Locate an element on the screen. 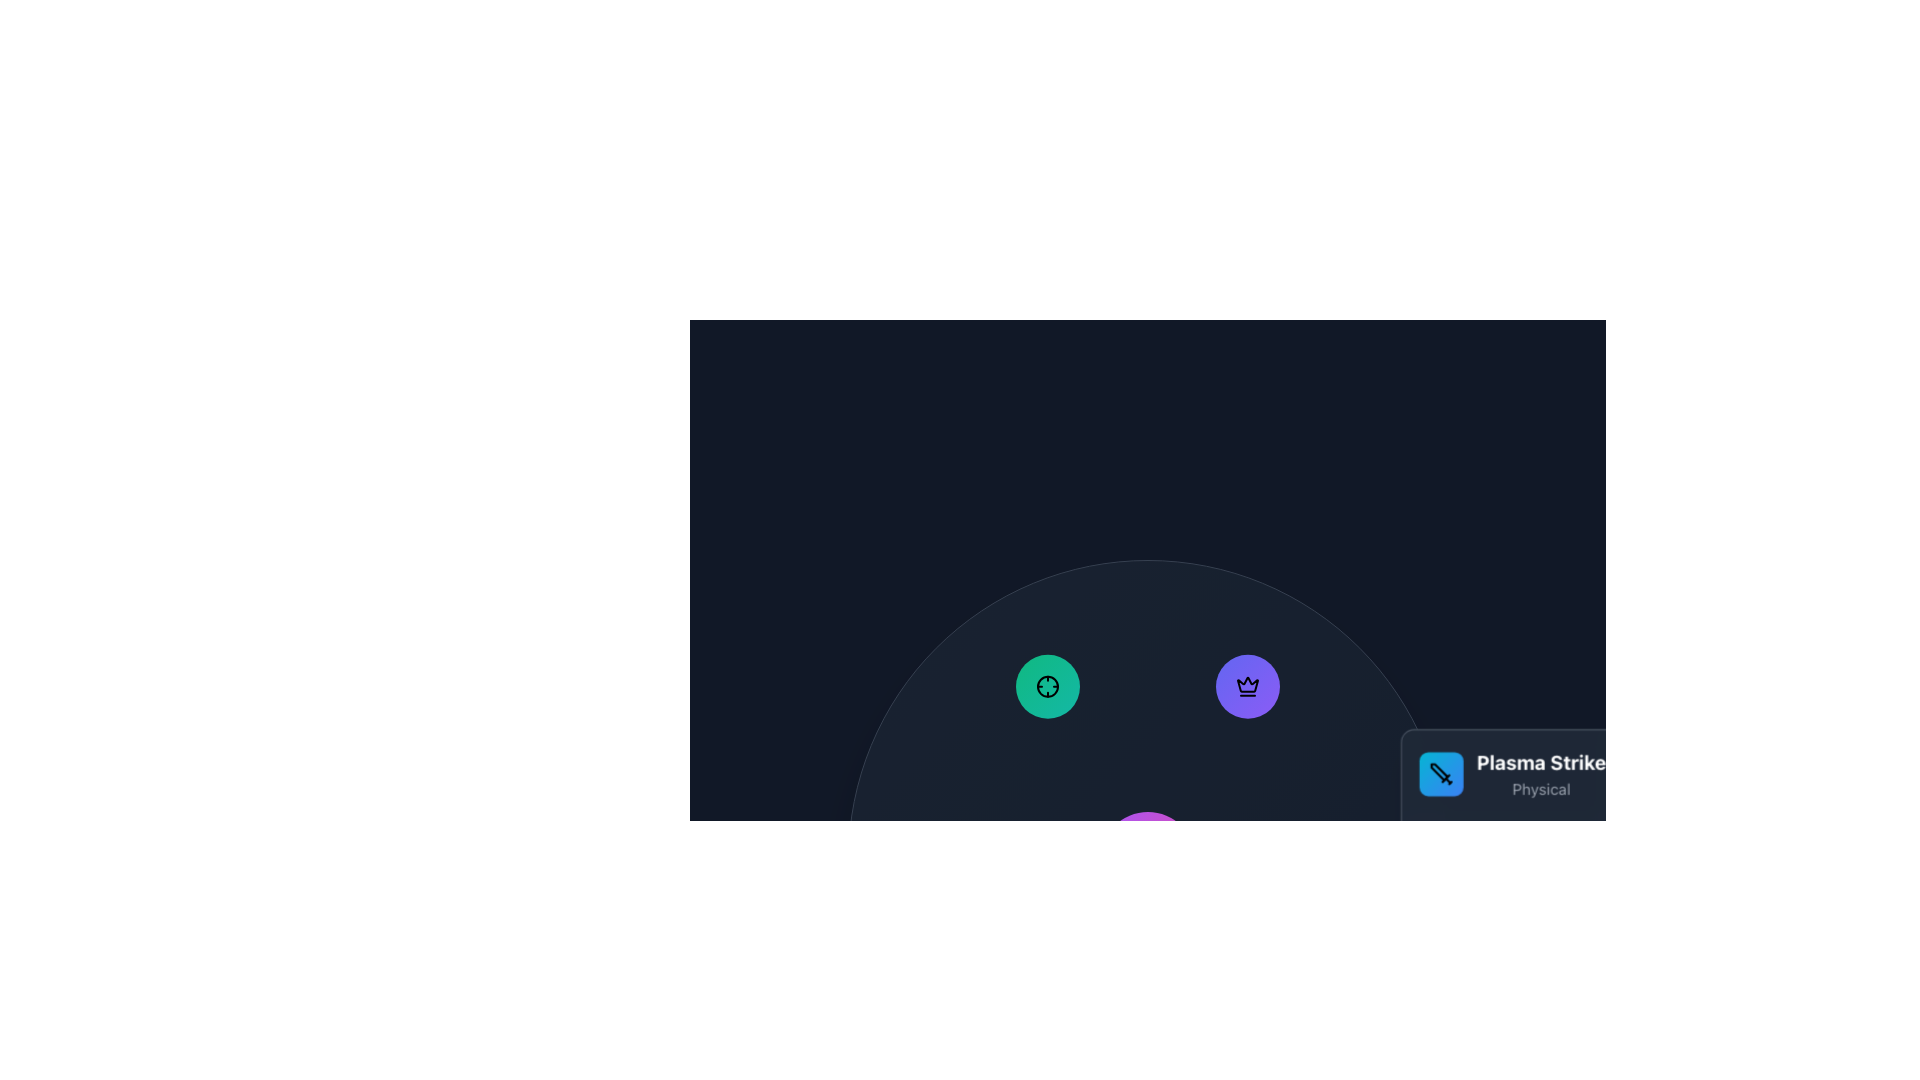 The width and height of the screenshot is (1920, 1080). the selectable action icon located in the bottom-right corner of the interface, which symbolizes a physical attack or weapon-related feature is located at coordinates (1441, 773).